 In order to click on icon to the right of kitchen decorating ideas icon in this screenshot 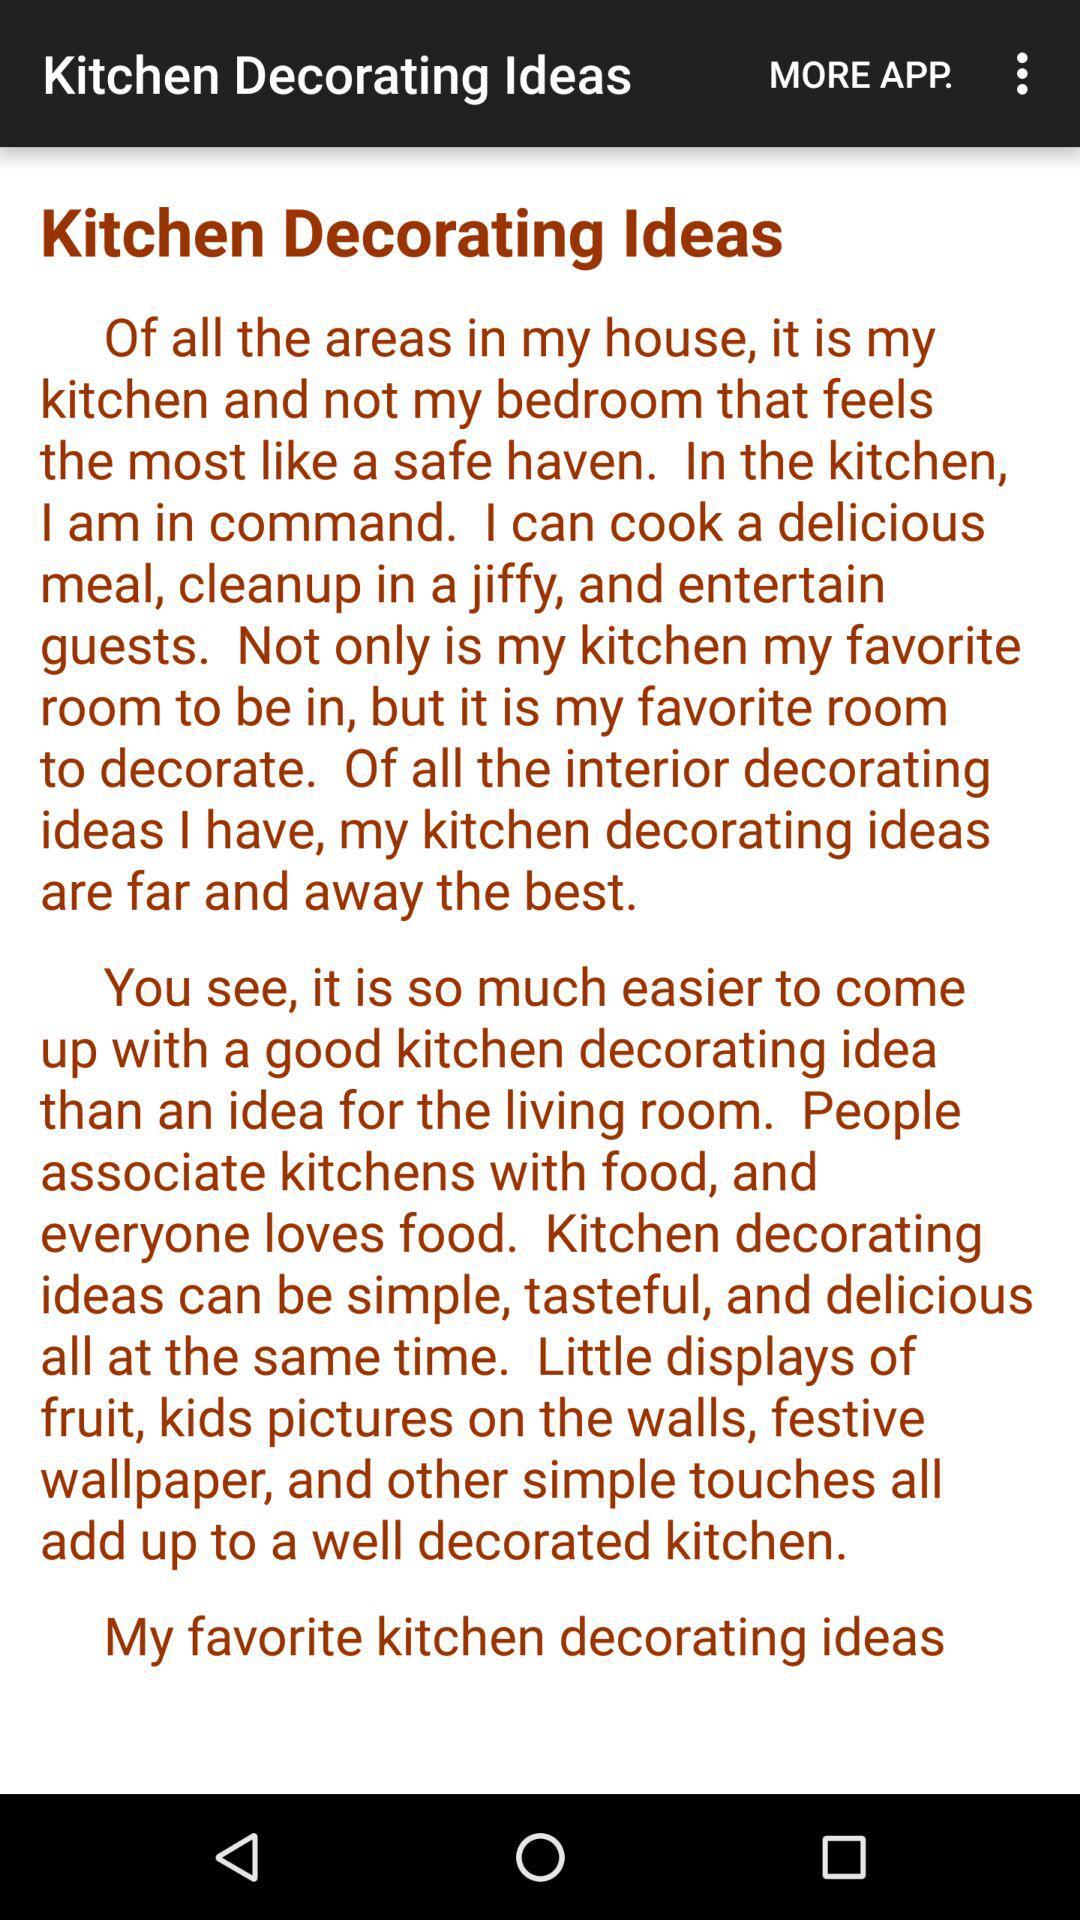, I will do `click(860, 73)`.